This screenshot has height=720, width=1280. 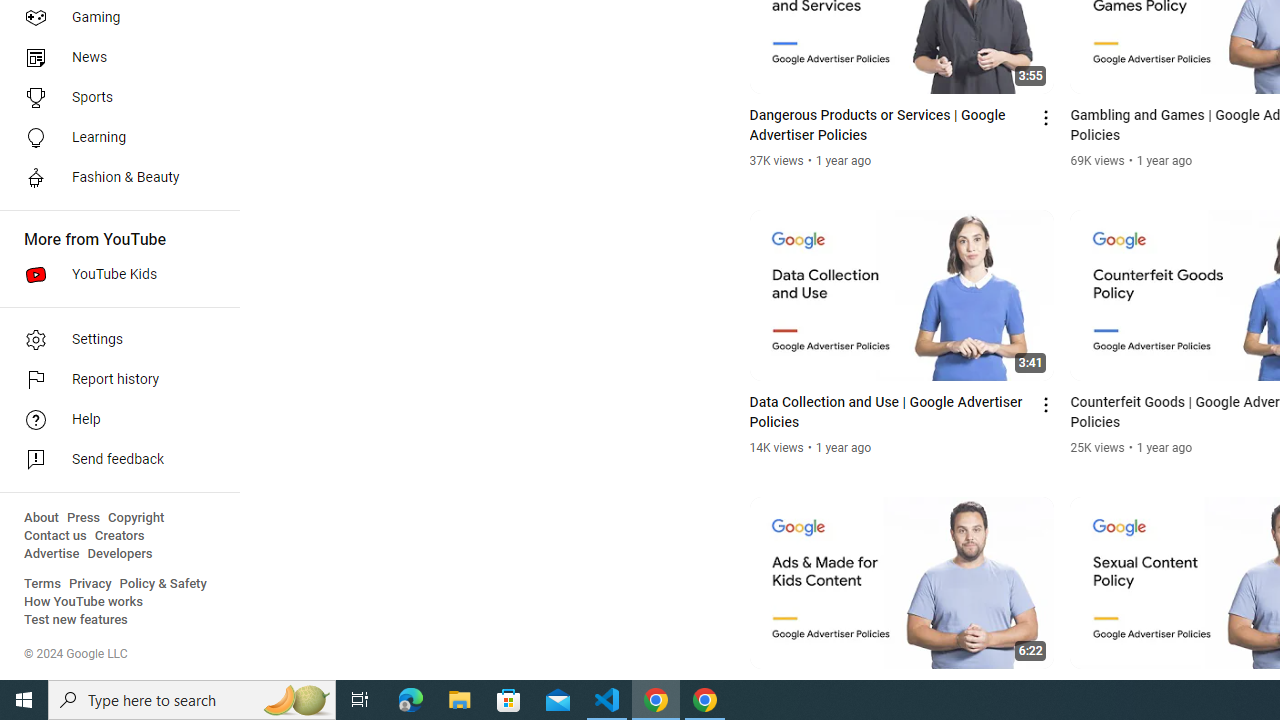 I want to click on 'News', so click(x=112, y=56).